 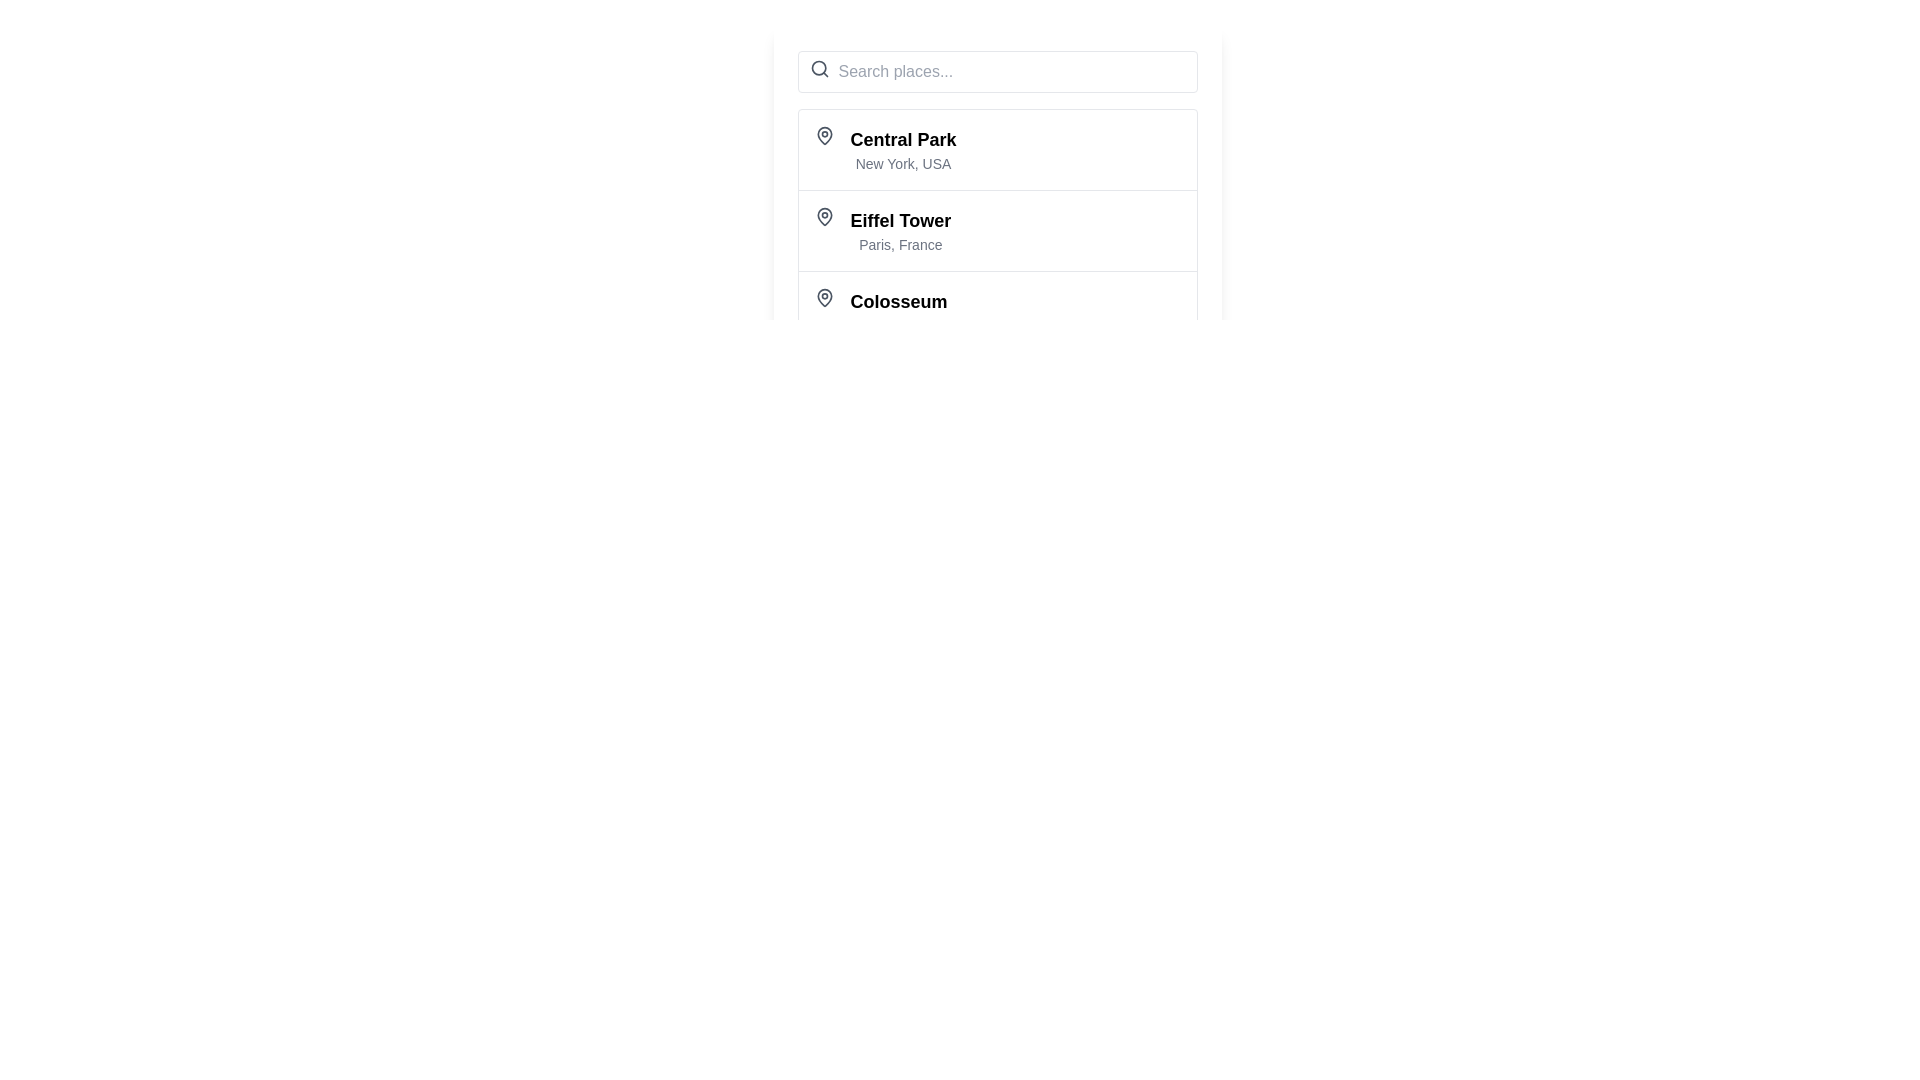 What do you see at coordinates (824, 135) in the screenshot?
I see `the map pin icon located to the left of the text 'Central Park' in the list under the search bar` at bounding box center [824, 135].